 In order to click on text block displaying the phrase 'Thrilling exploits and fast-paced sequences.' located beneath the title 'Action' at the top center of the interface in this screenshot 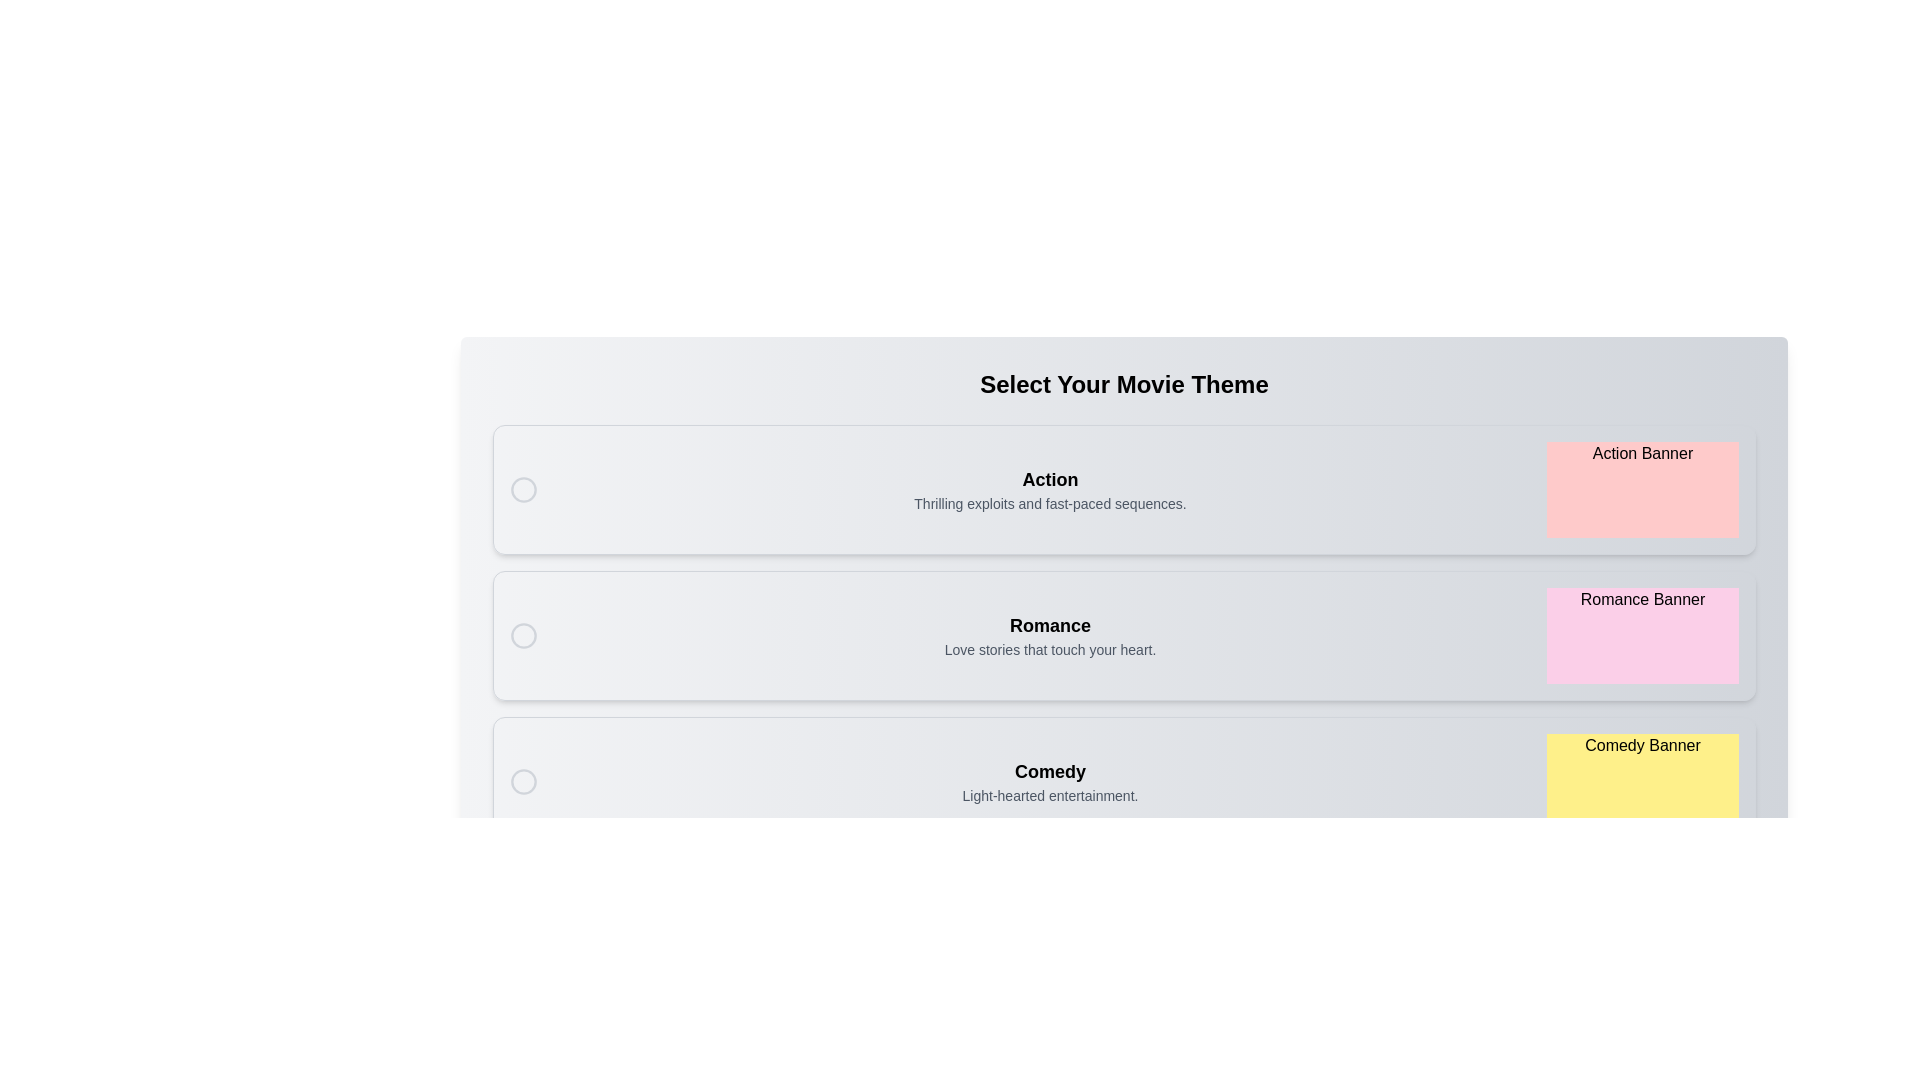, I will do `click(1049, 503)`.